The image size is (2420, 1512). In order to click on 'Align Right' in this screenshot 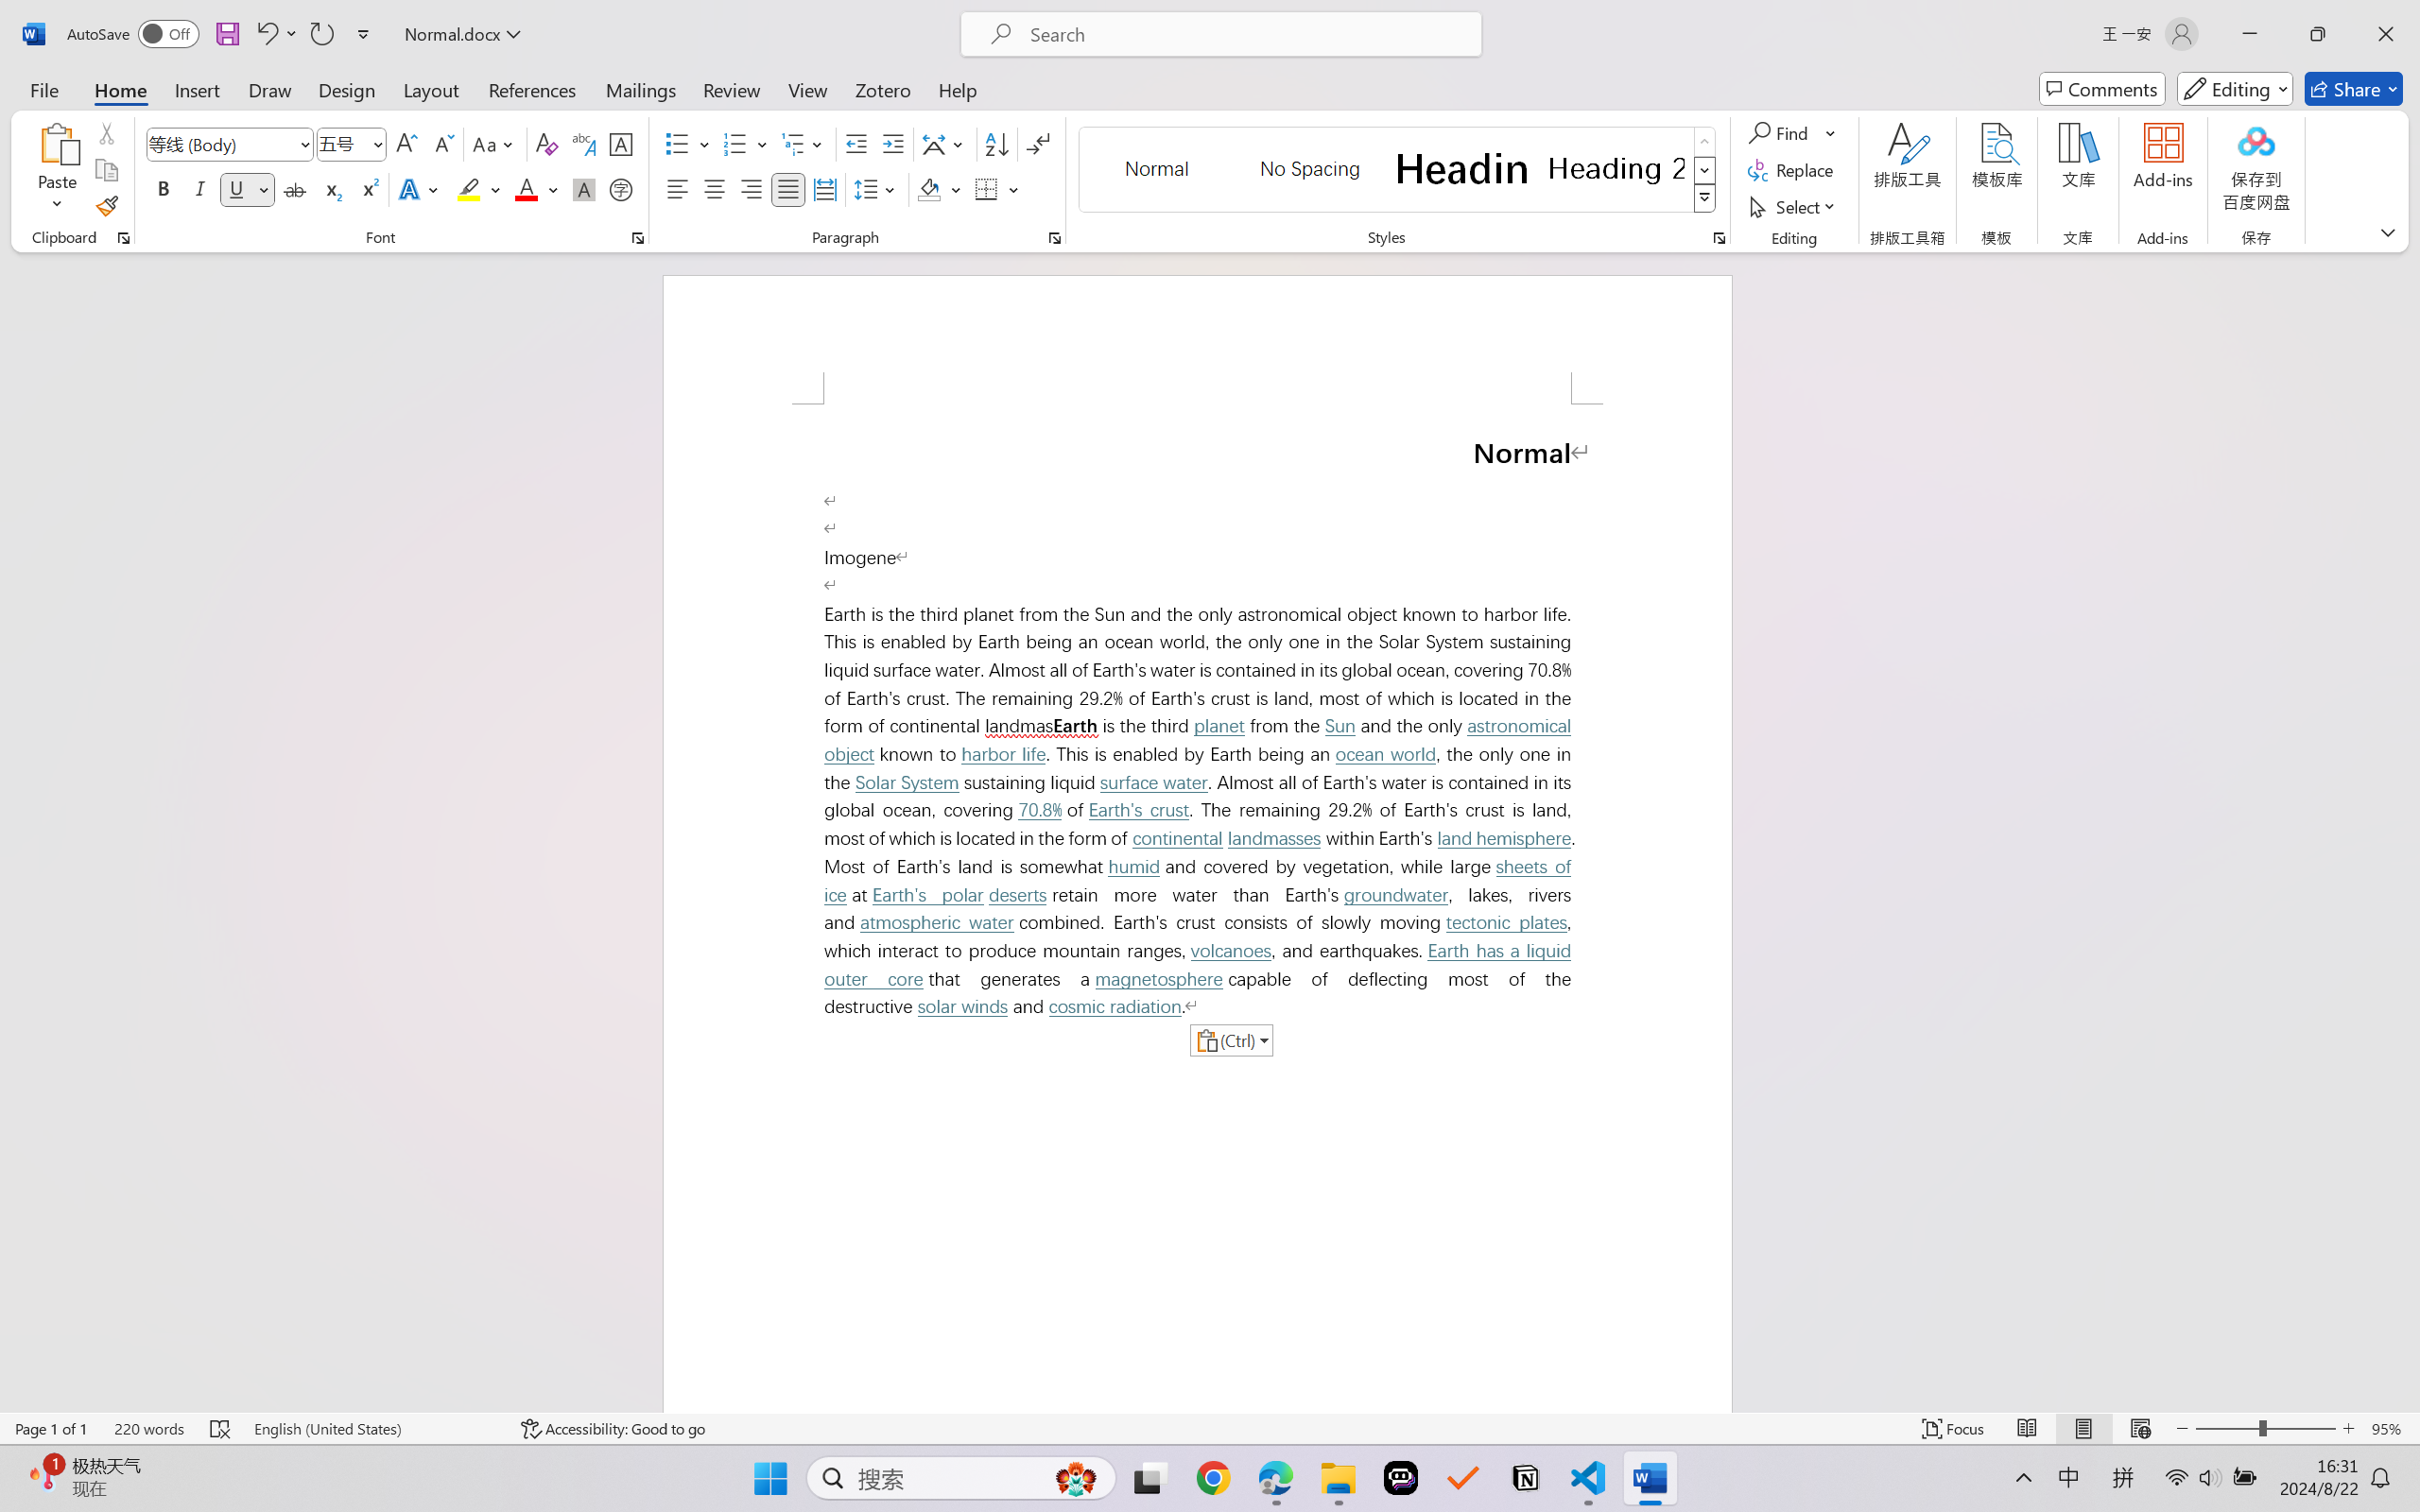, I will do `click(752, 188)`.